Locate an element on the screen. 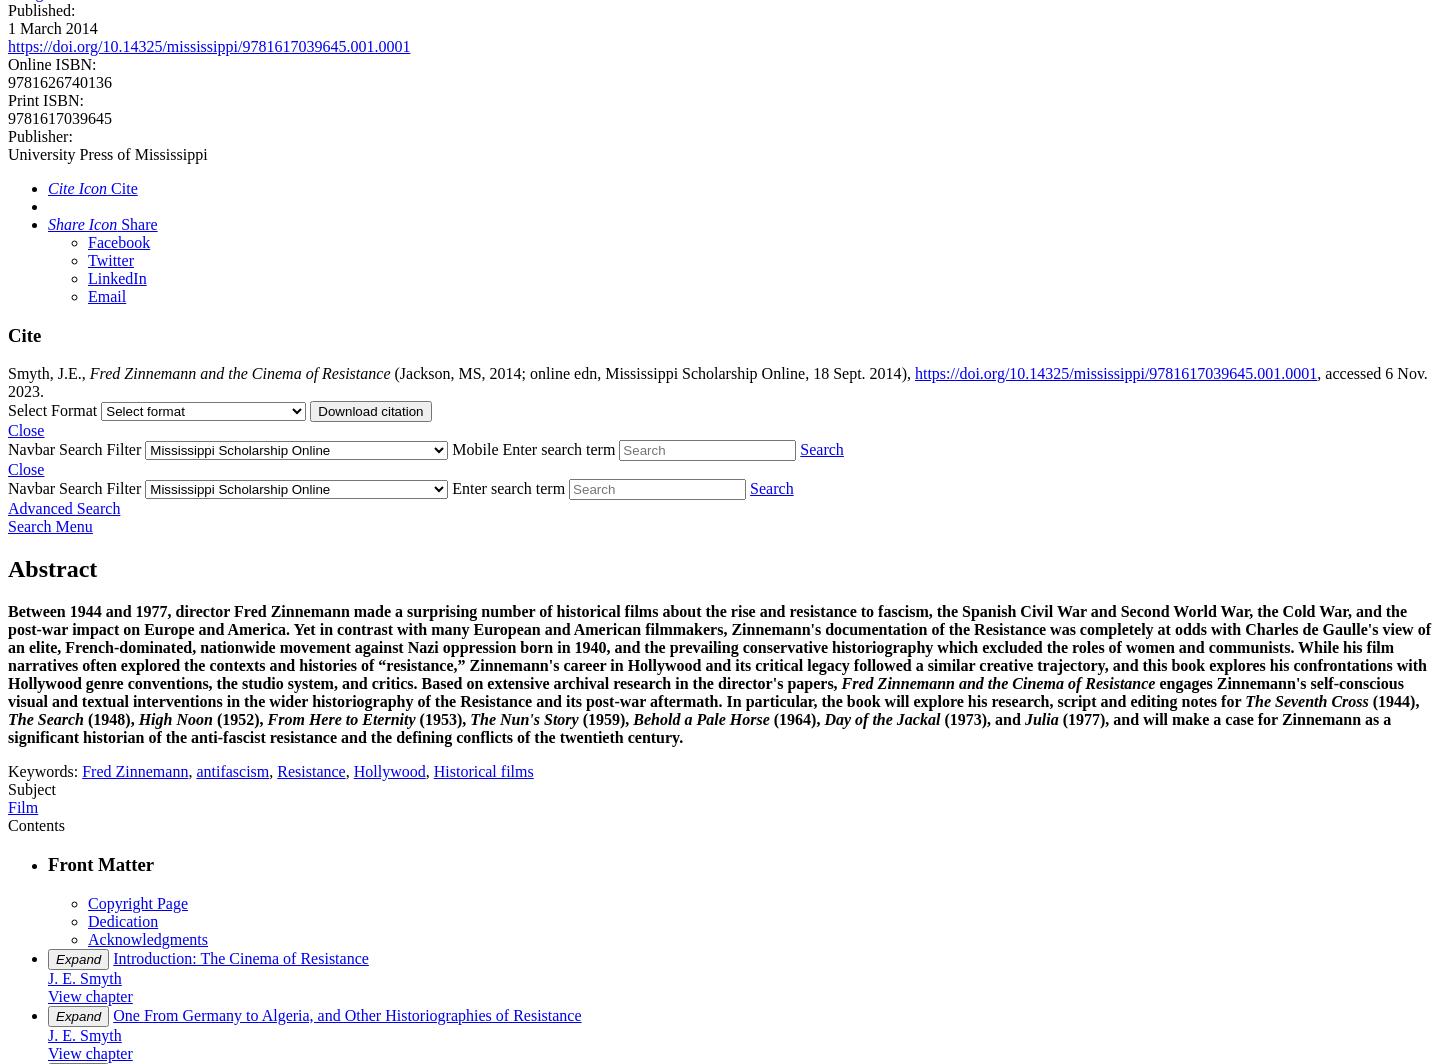  'Fred Zinnemann' is located at coordinates (133, 771).